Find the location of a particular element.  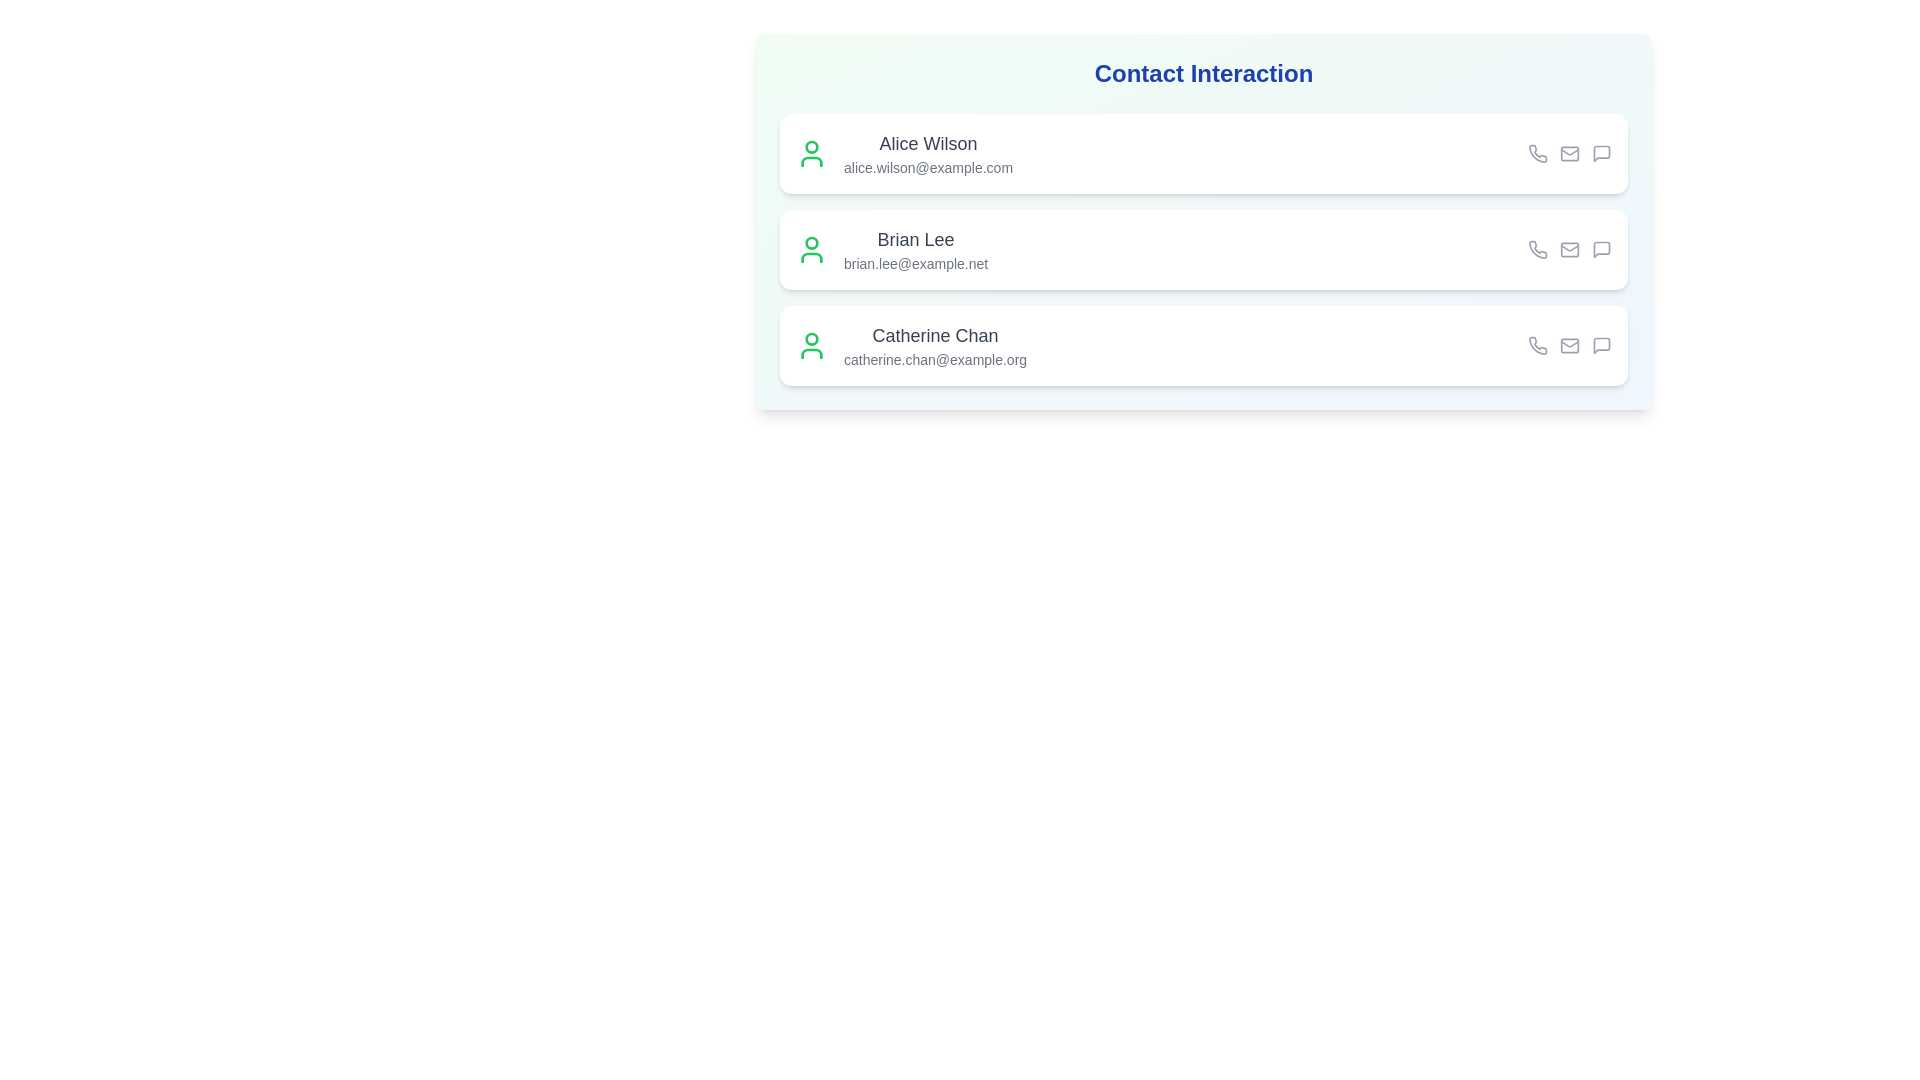

the phone icon for the contact Brian Lee is located at coordinates (1536, 249).